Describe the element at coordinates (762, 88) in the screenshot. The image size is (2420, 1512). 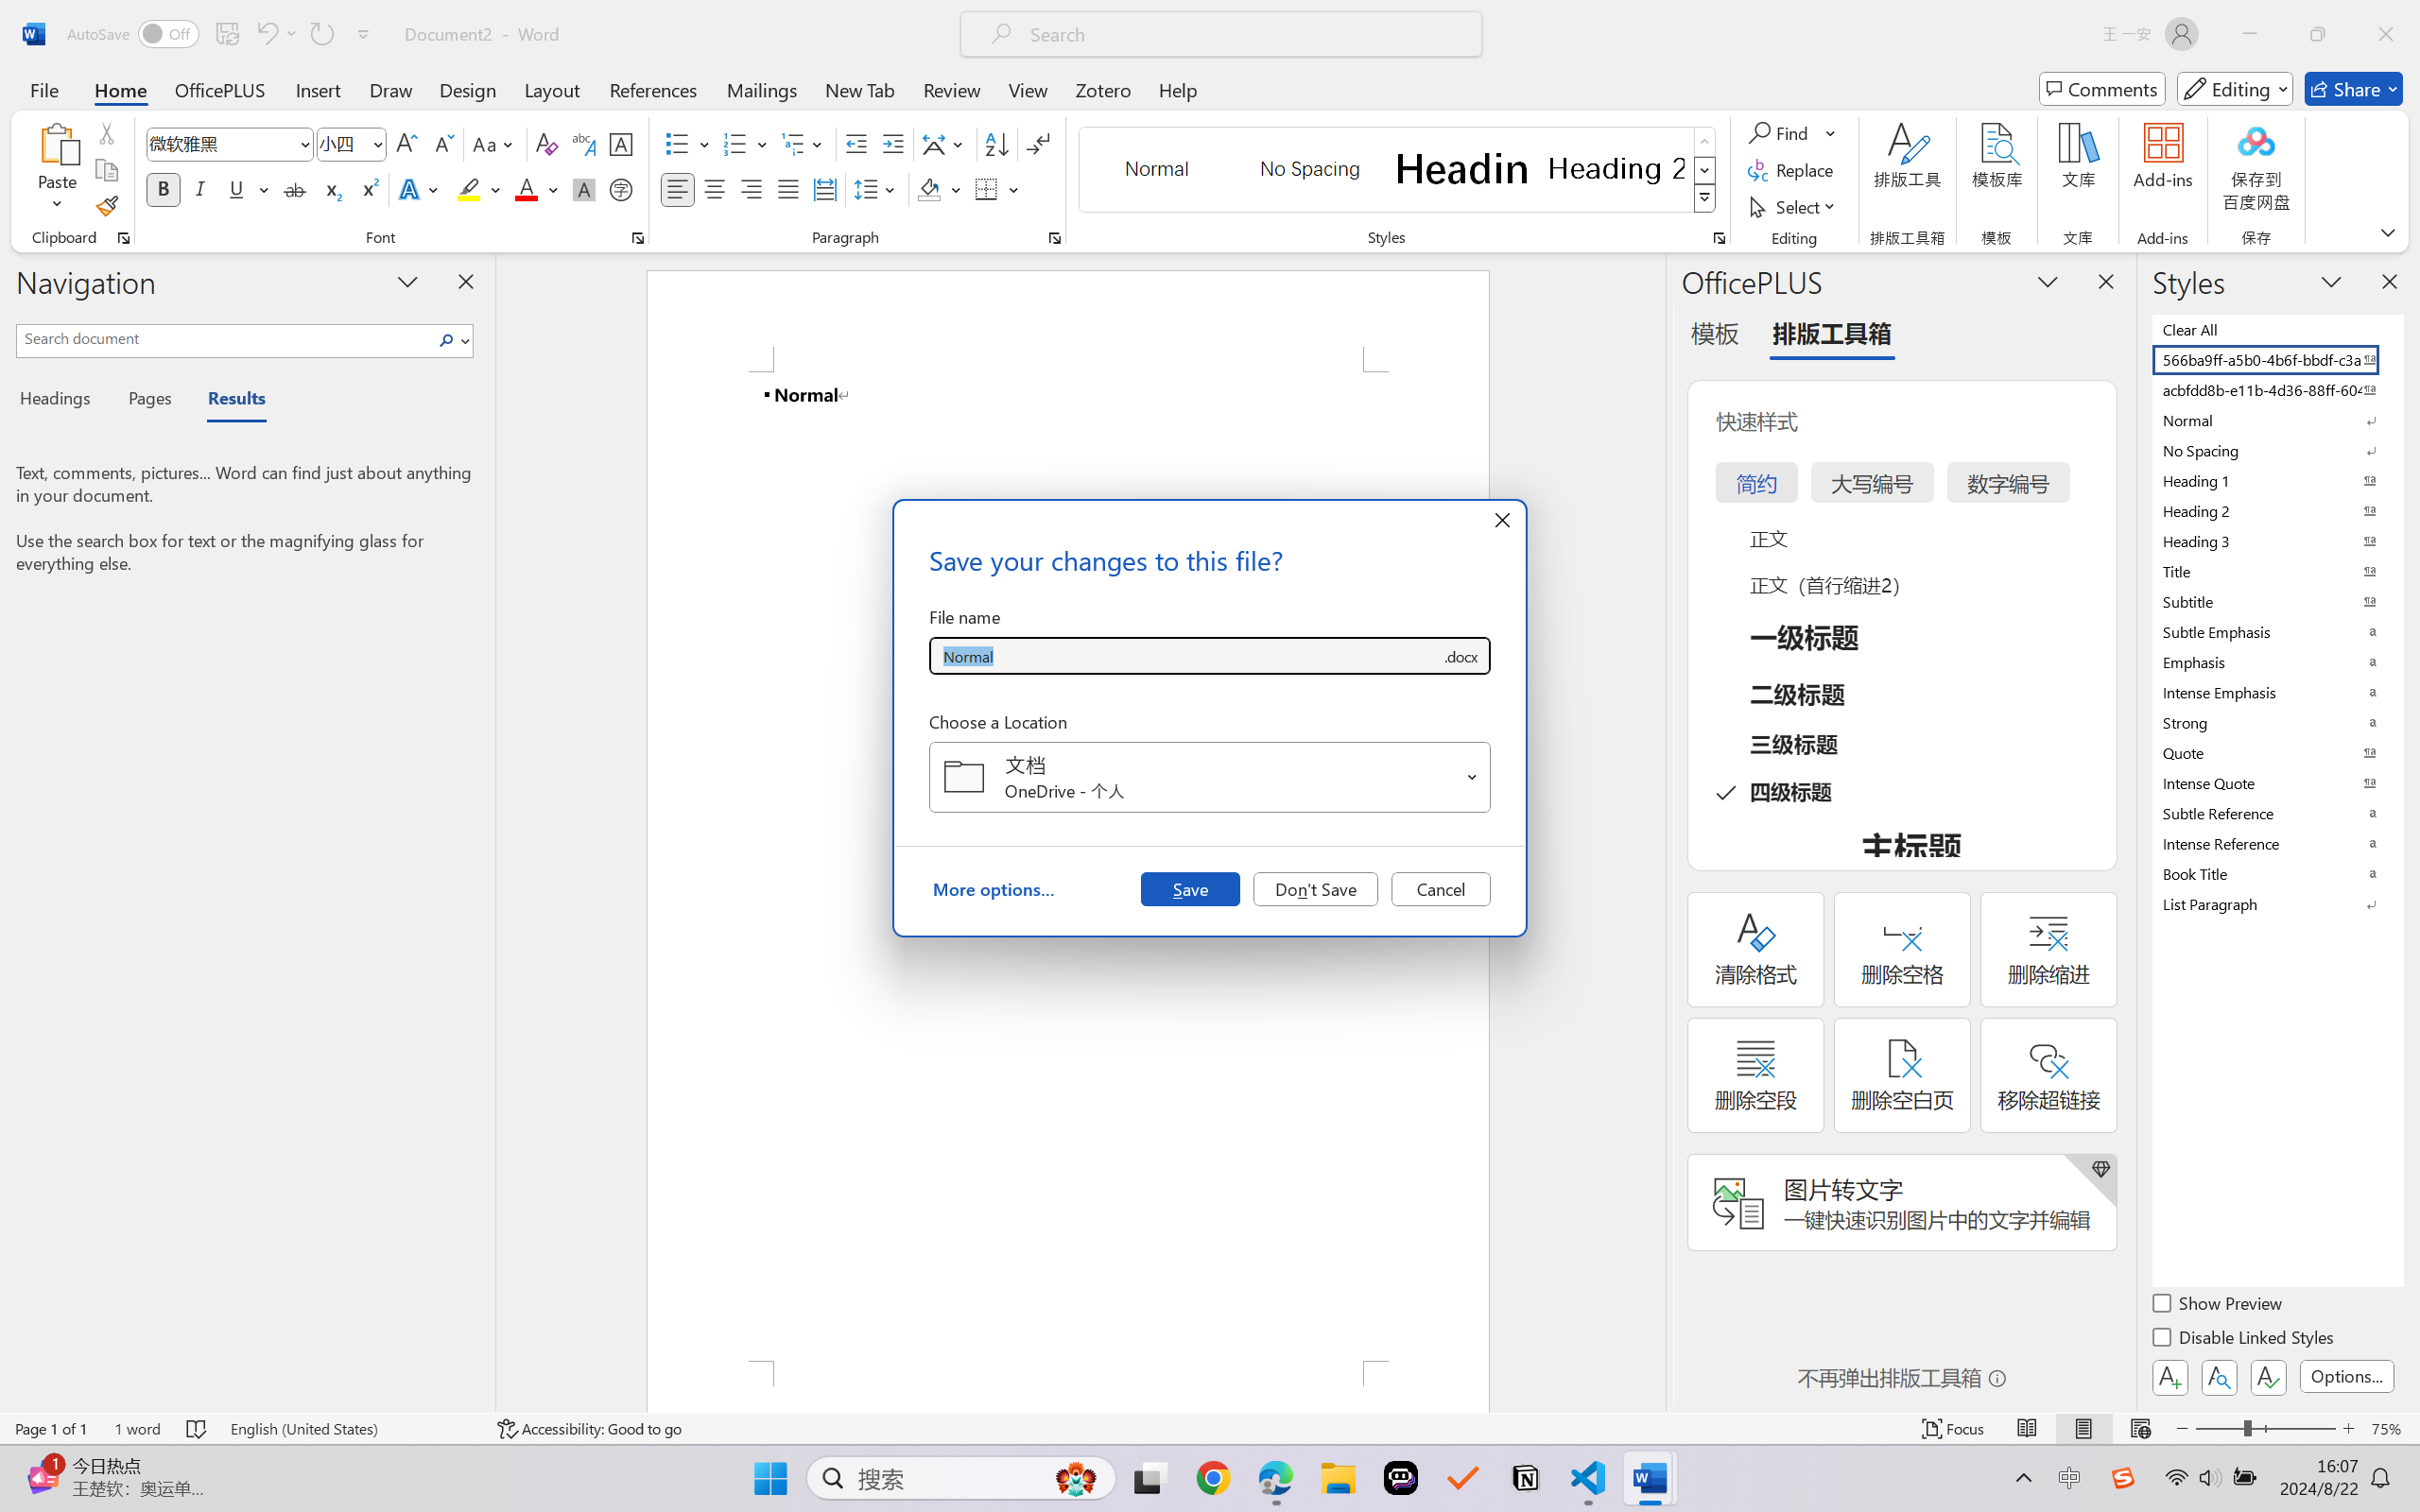
I see `'Mailings'` at that location.